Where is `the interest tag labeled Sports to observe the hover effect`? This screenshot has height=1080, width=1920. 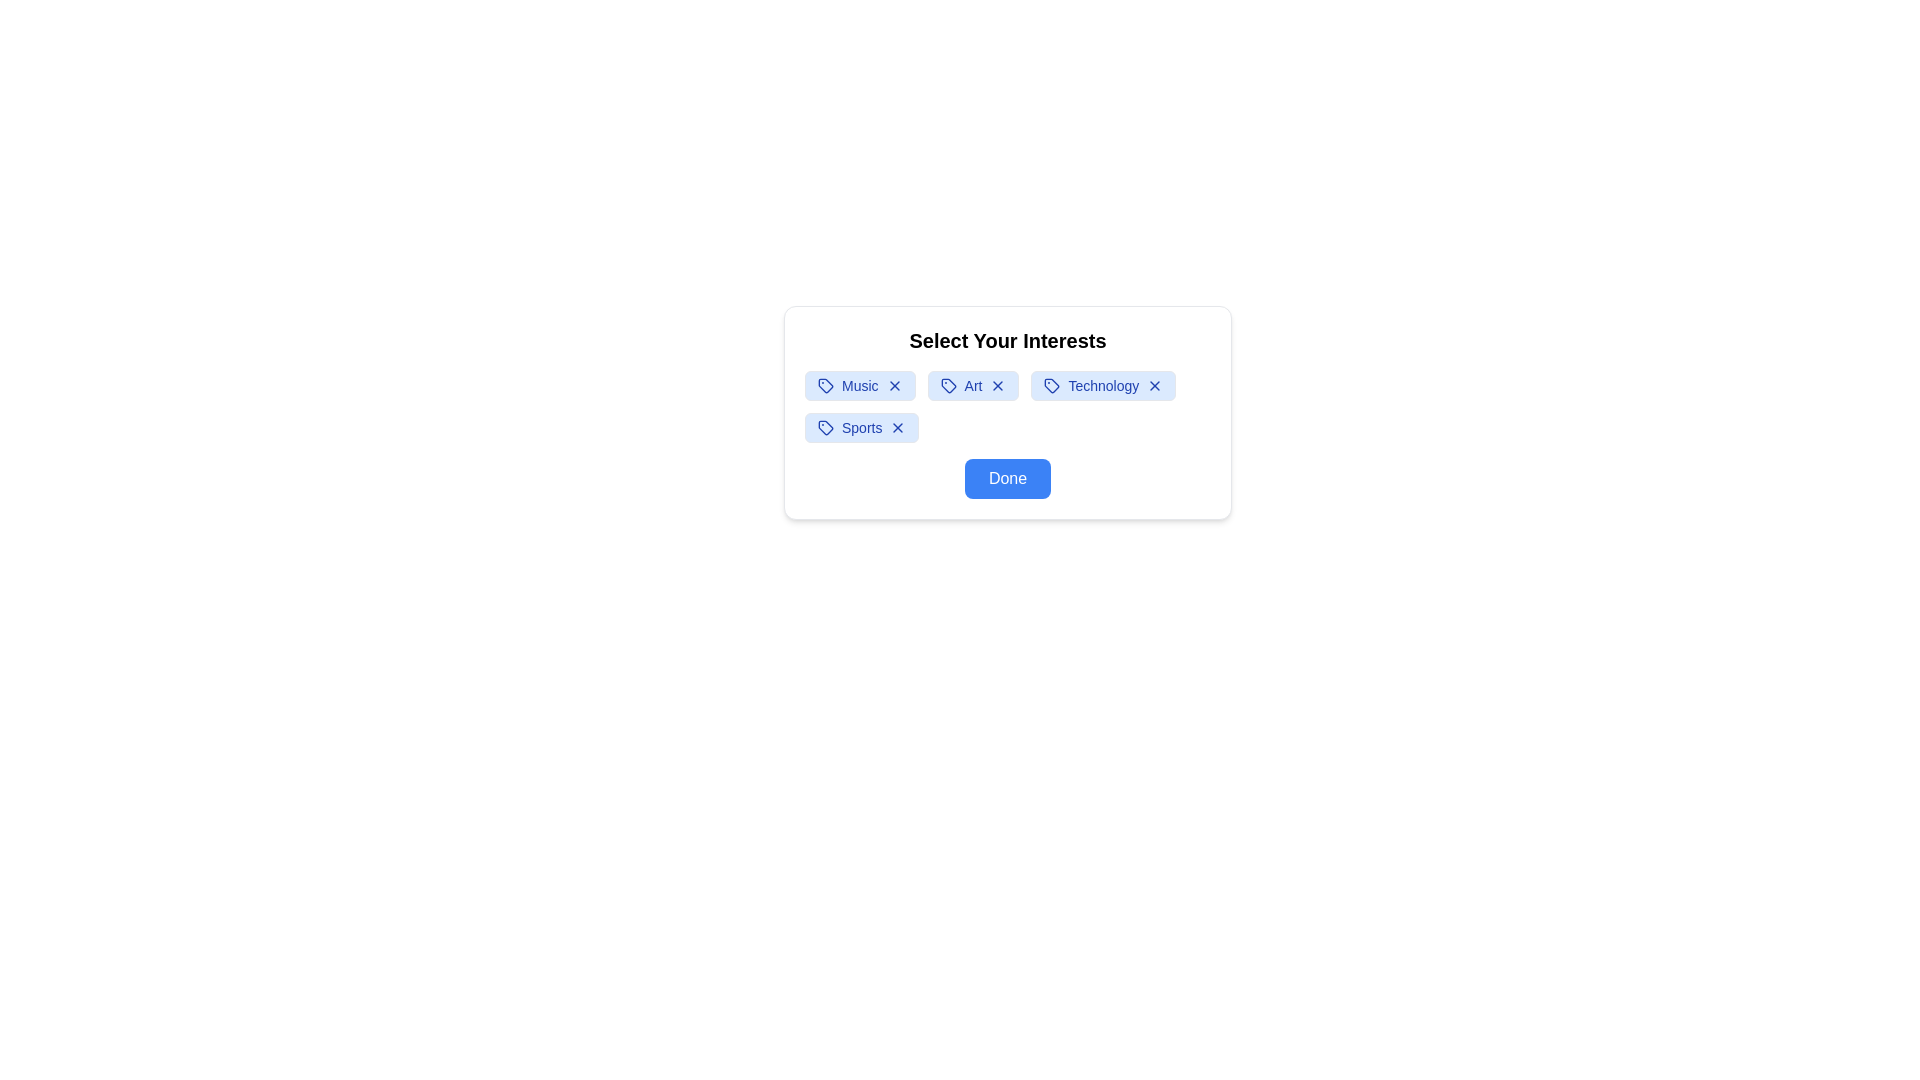 the interest tag labeled Sports to observe the hover effect is located at coordinates (862, 427).